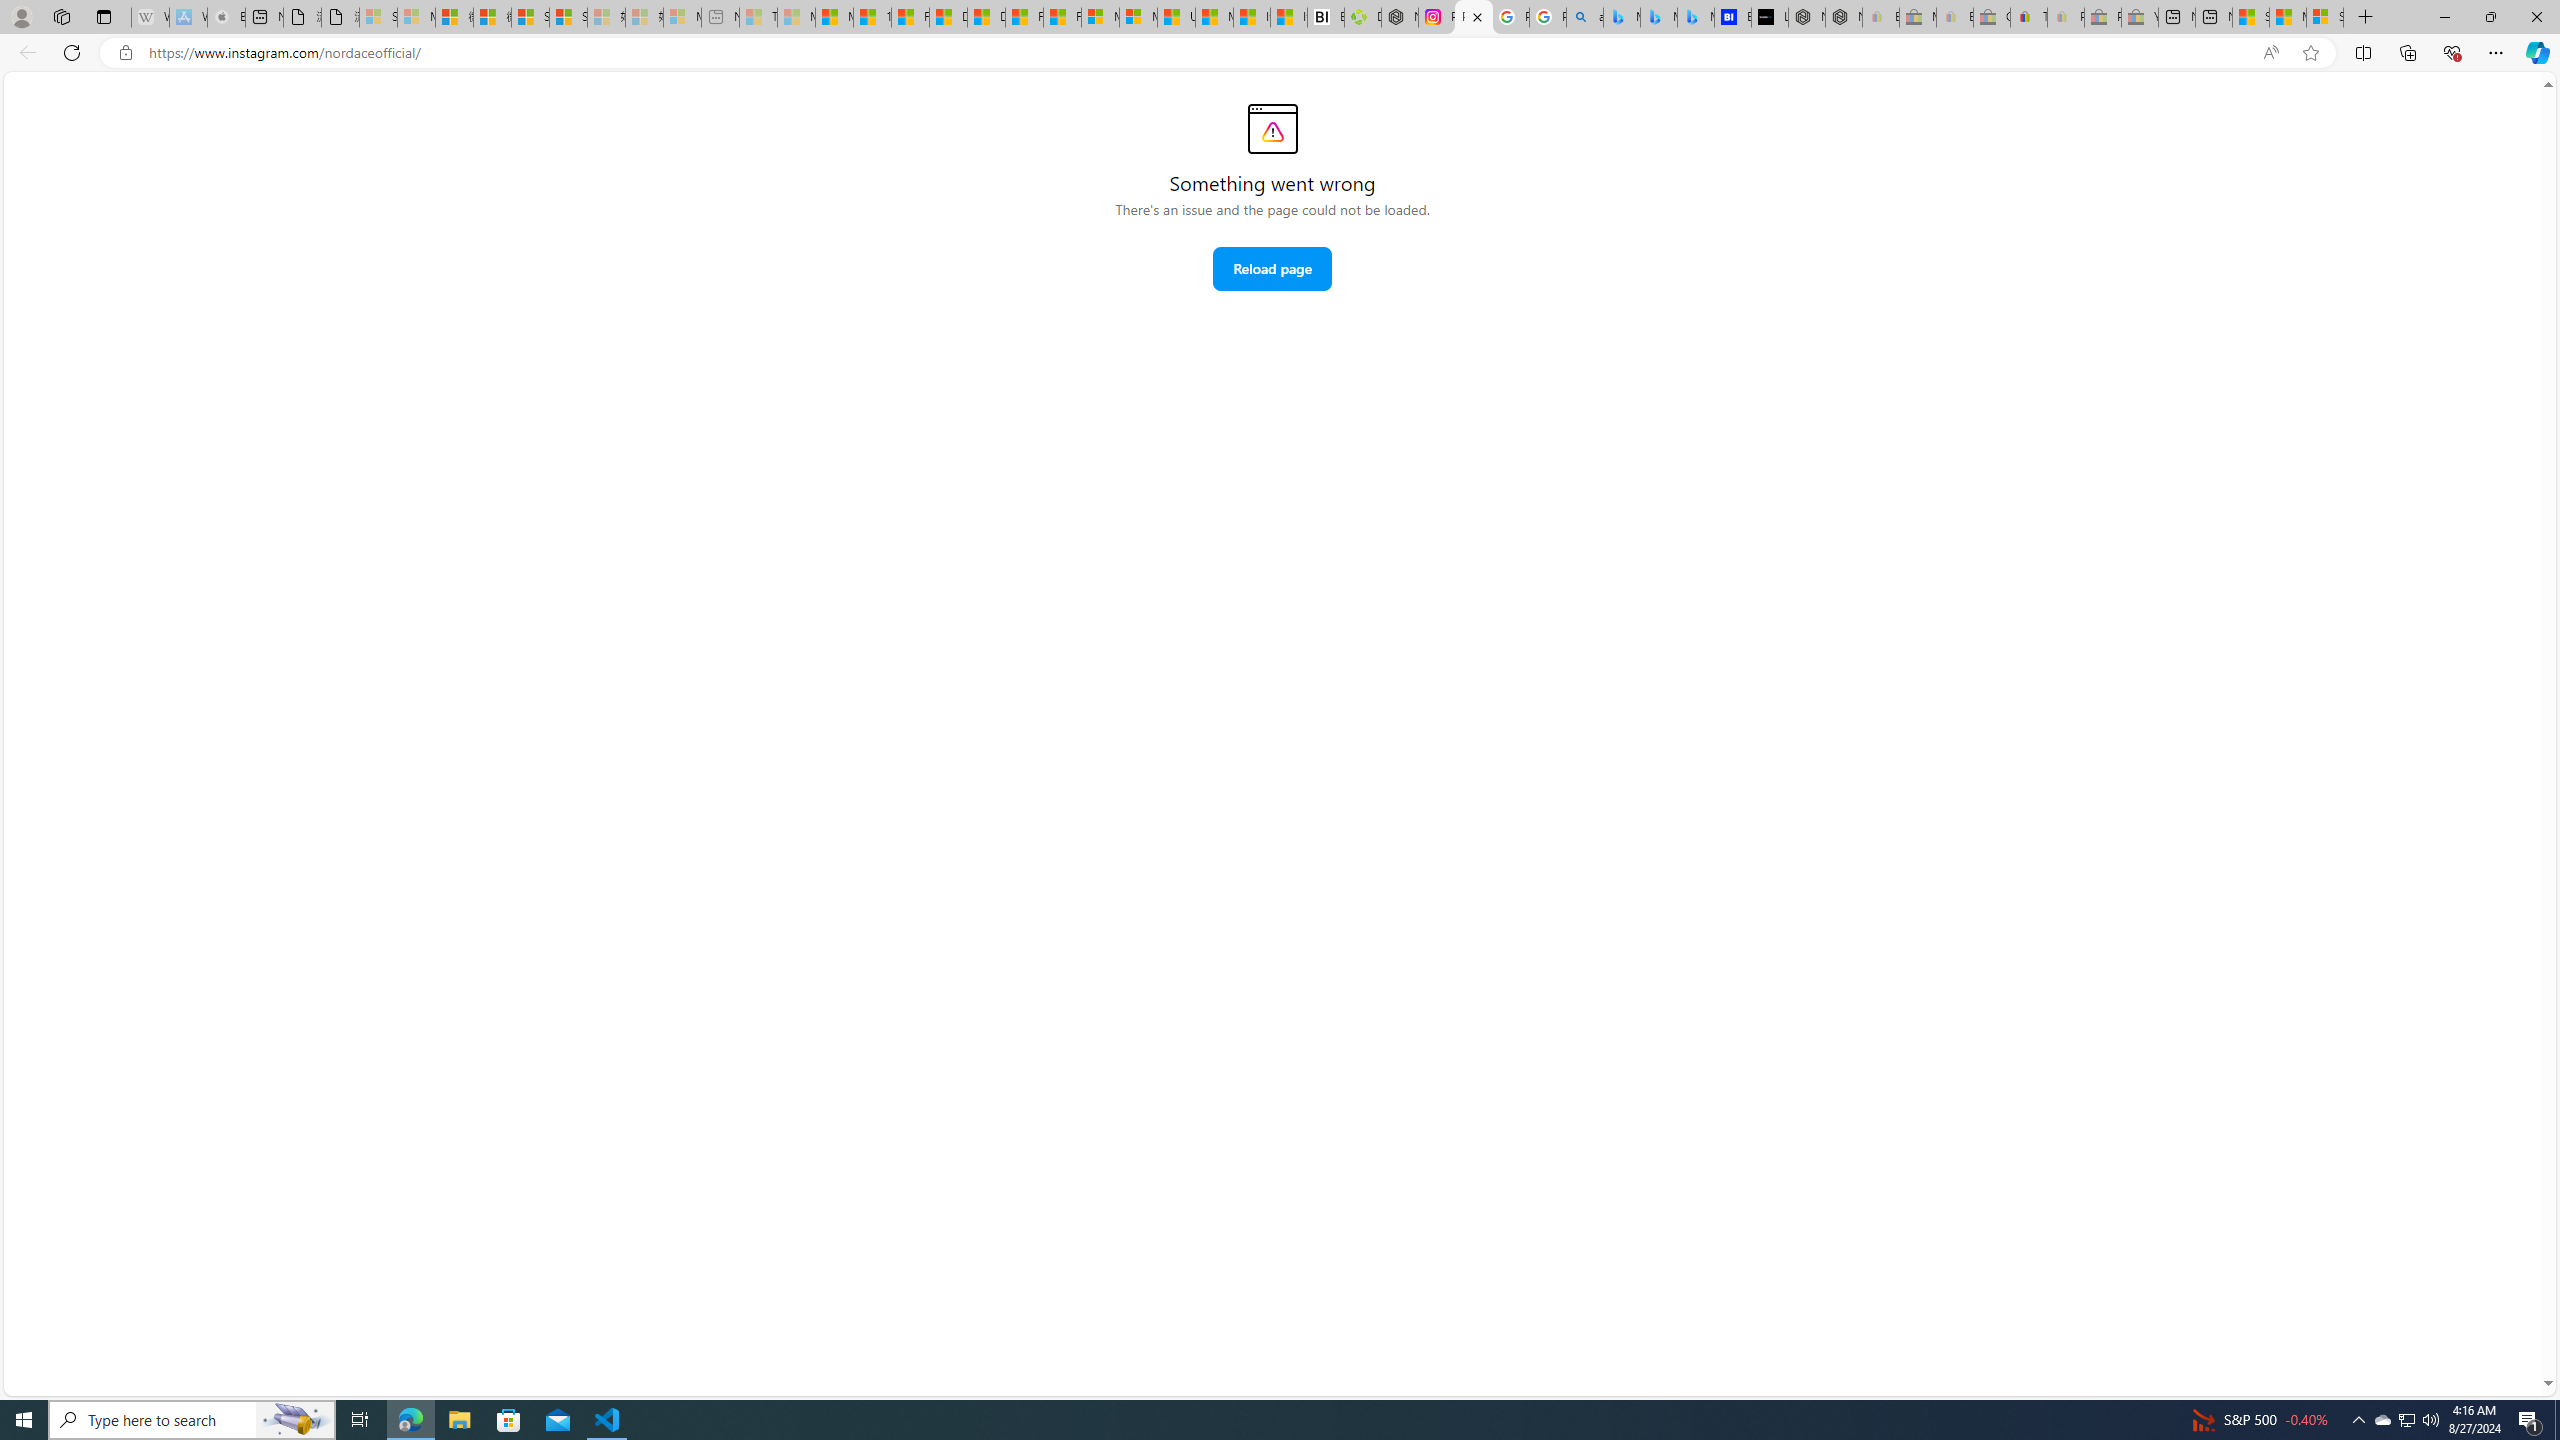  I want to click on 'Food and Drink - MSN', so click(909, 16).